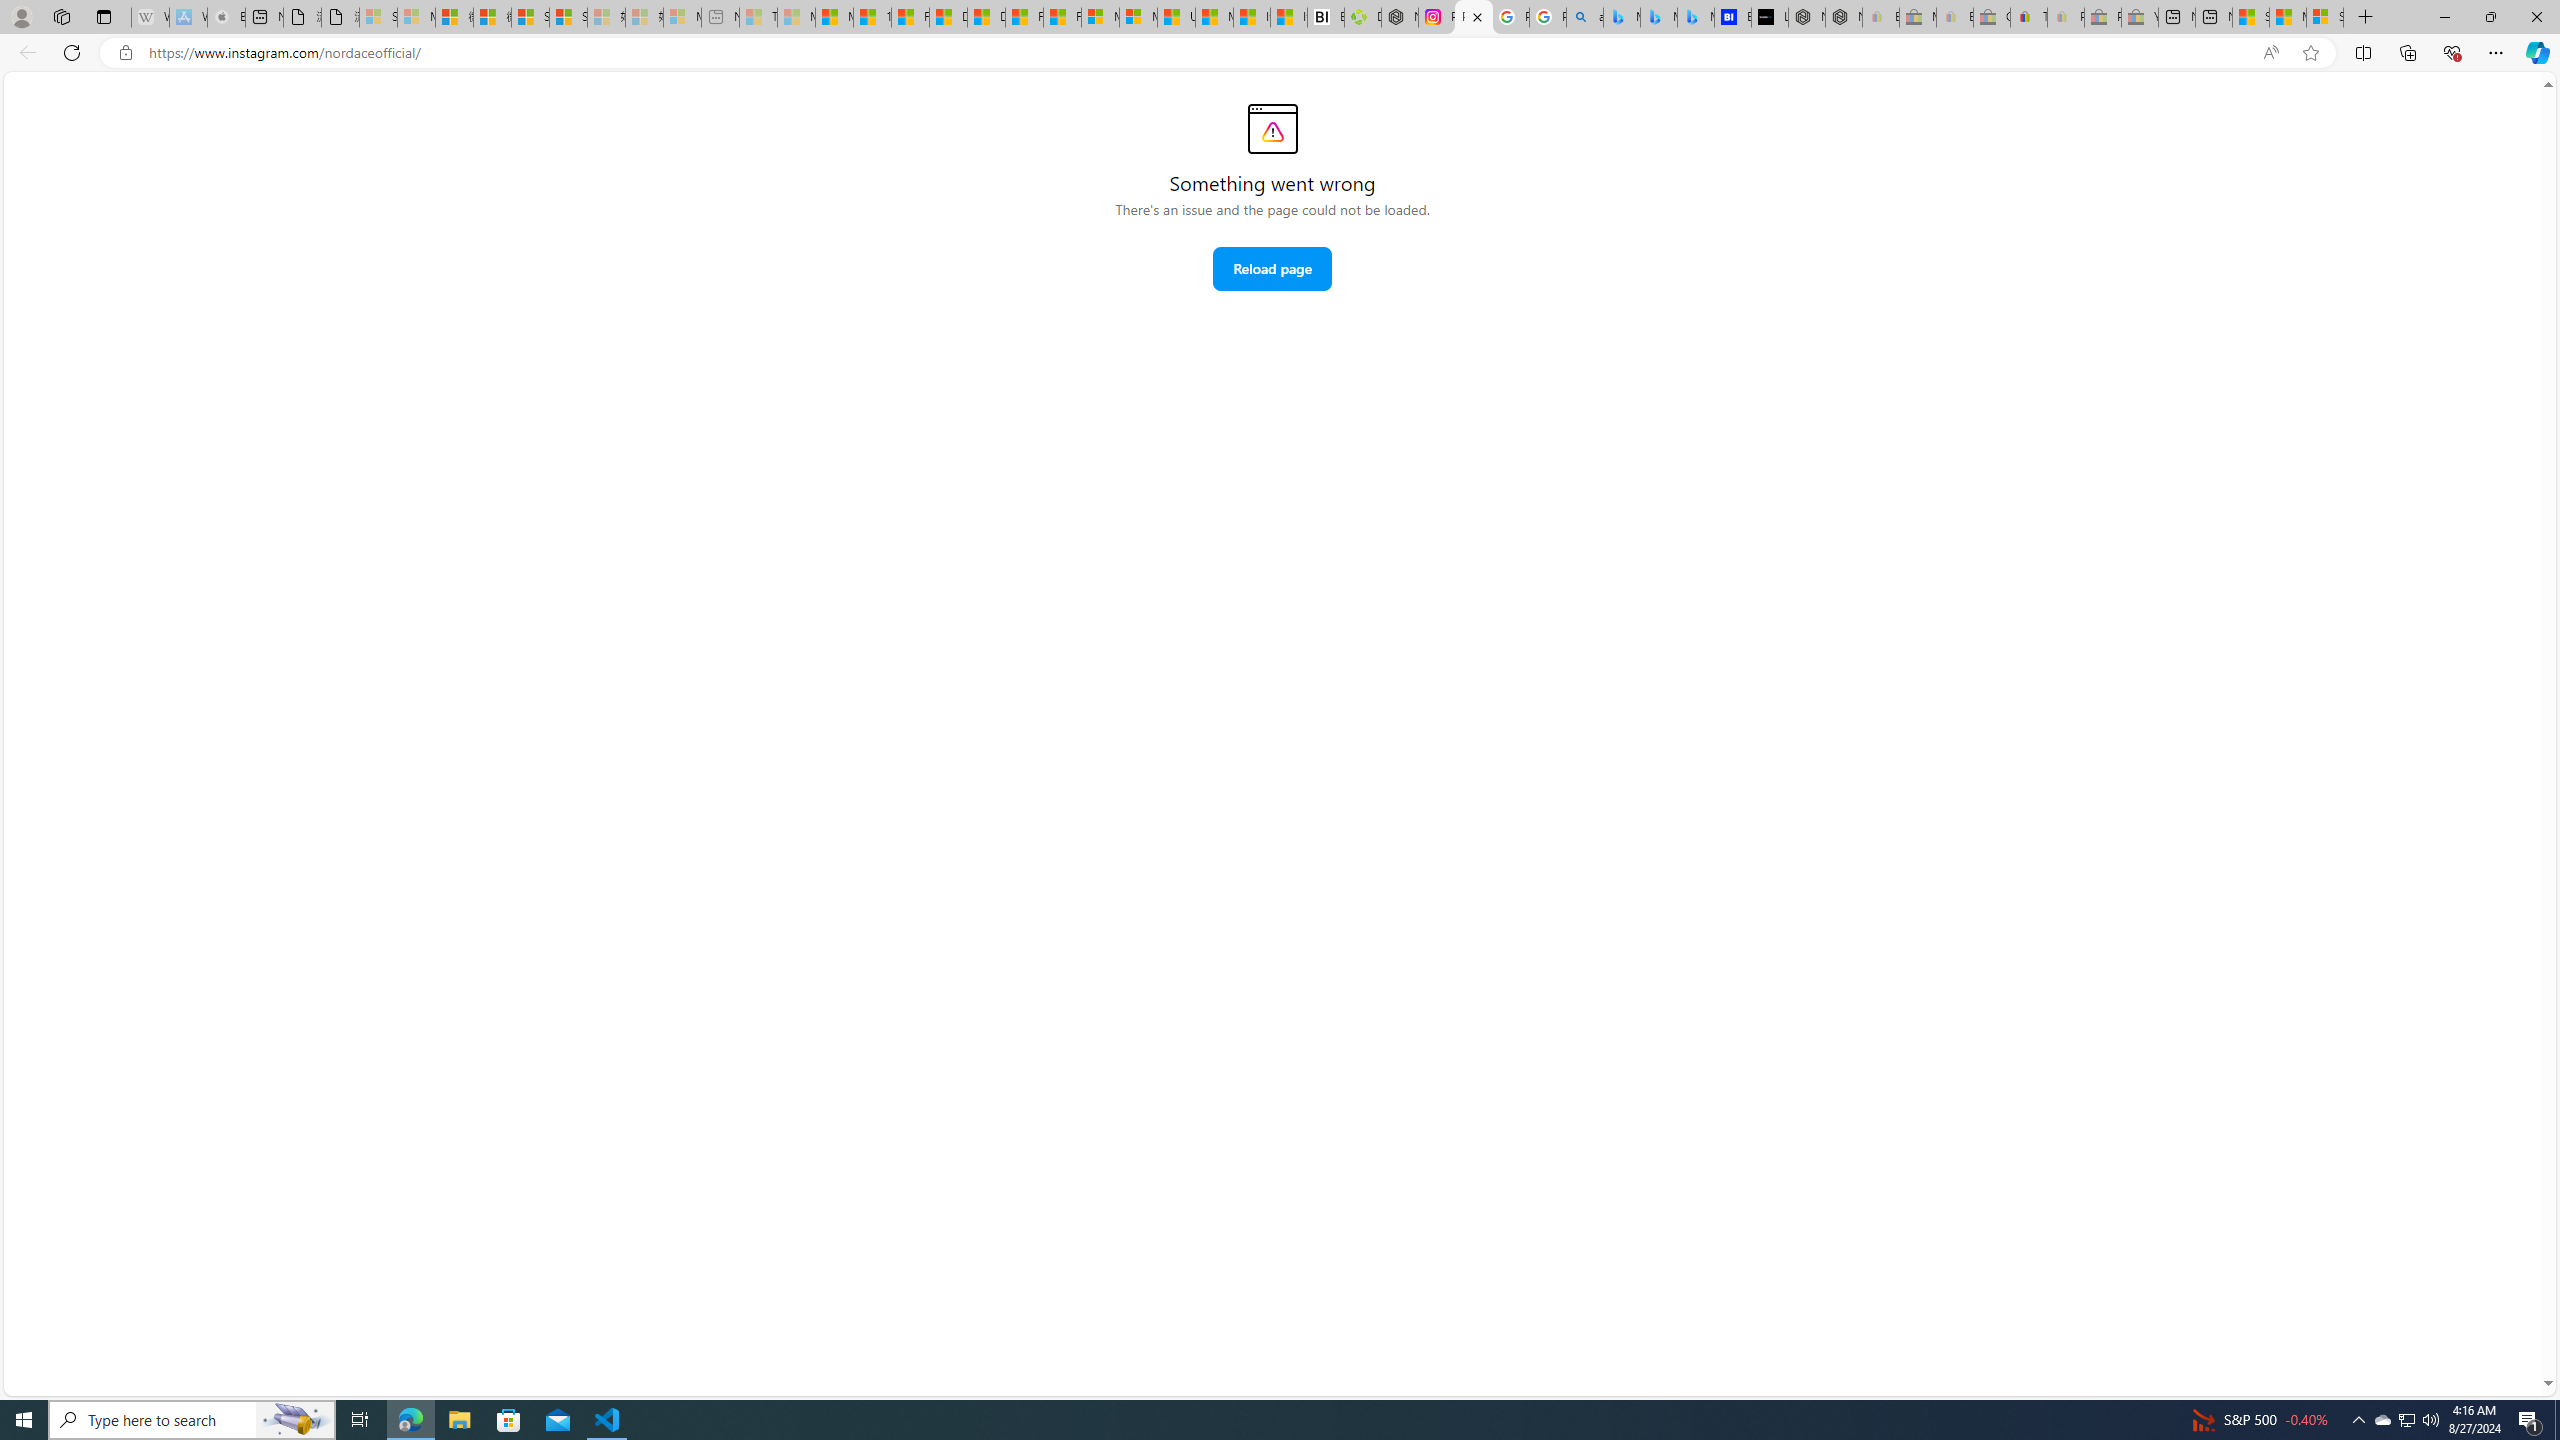  I want to click on 'Food and Drink - MSN', so click(909, 16).